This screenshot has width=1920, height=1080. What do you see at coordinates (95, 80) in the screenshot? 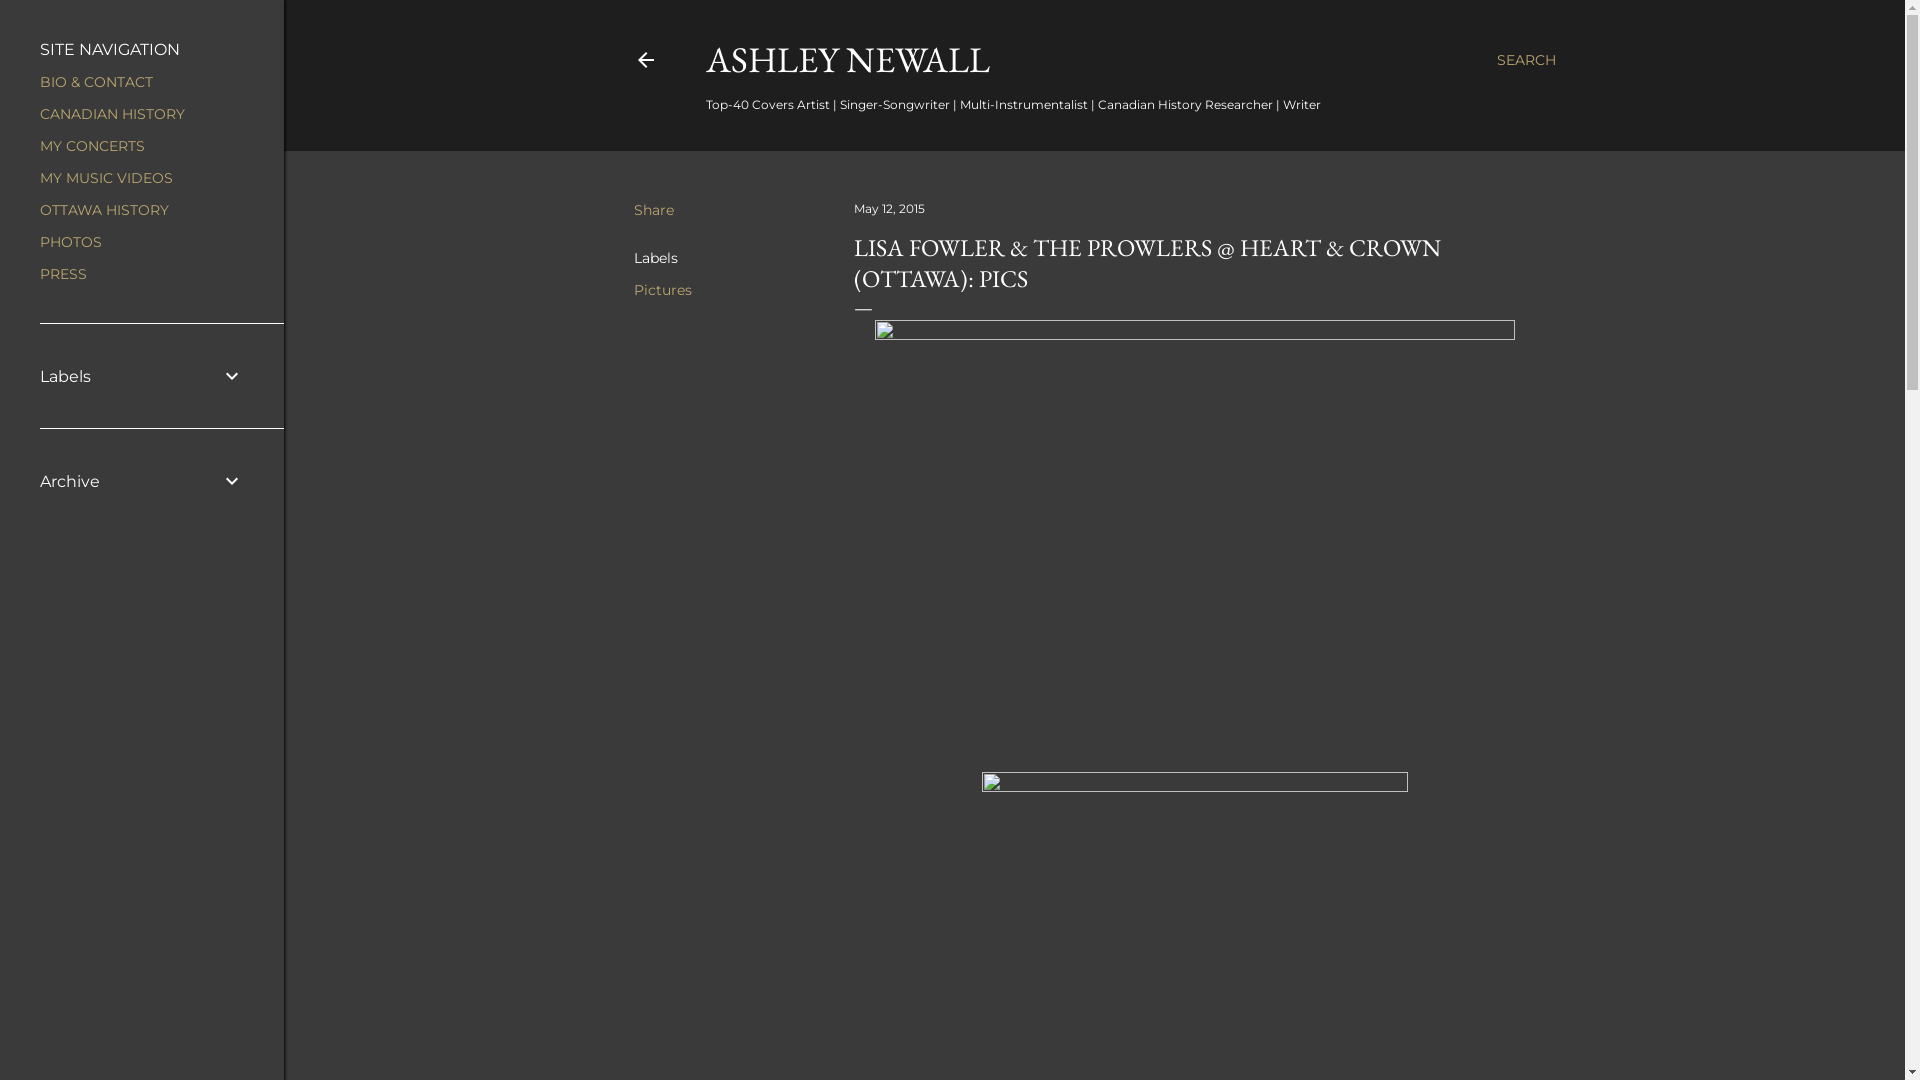
I see `'BIO & CONTACT'` at bounding box center [95, 80].